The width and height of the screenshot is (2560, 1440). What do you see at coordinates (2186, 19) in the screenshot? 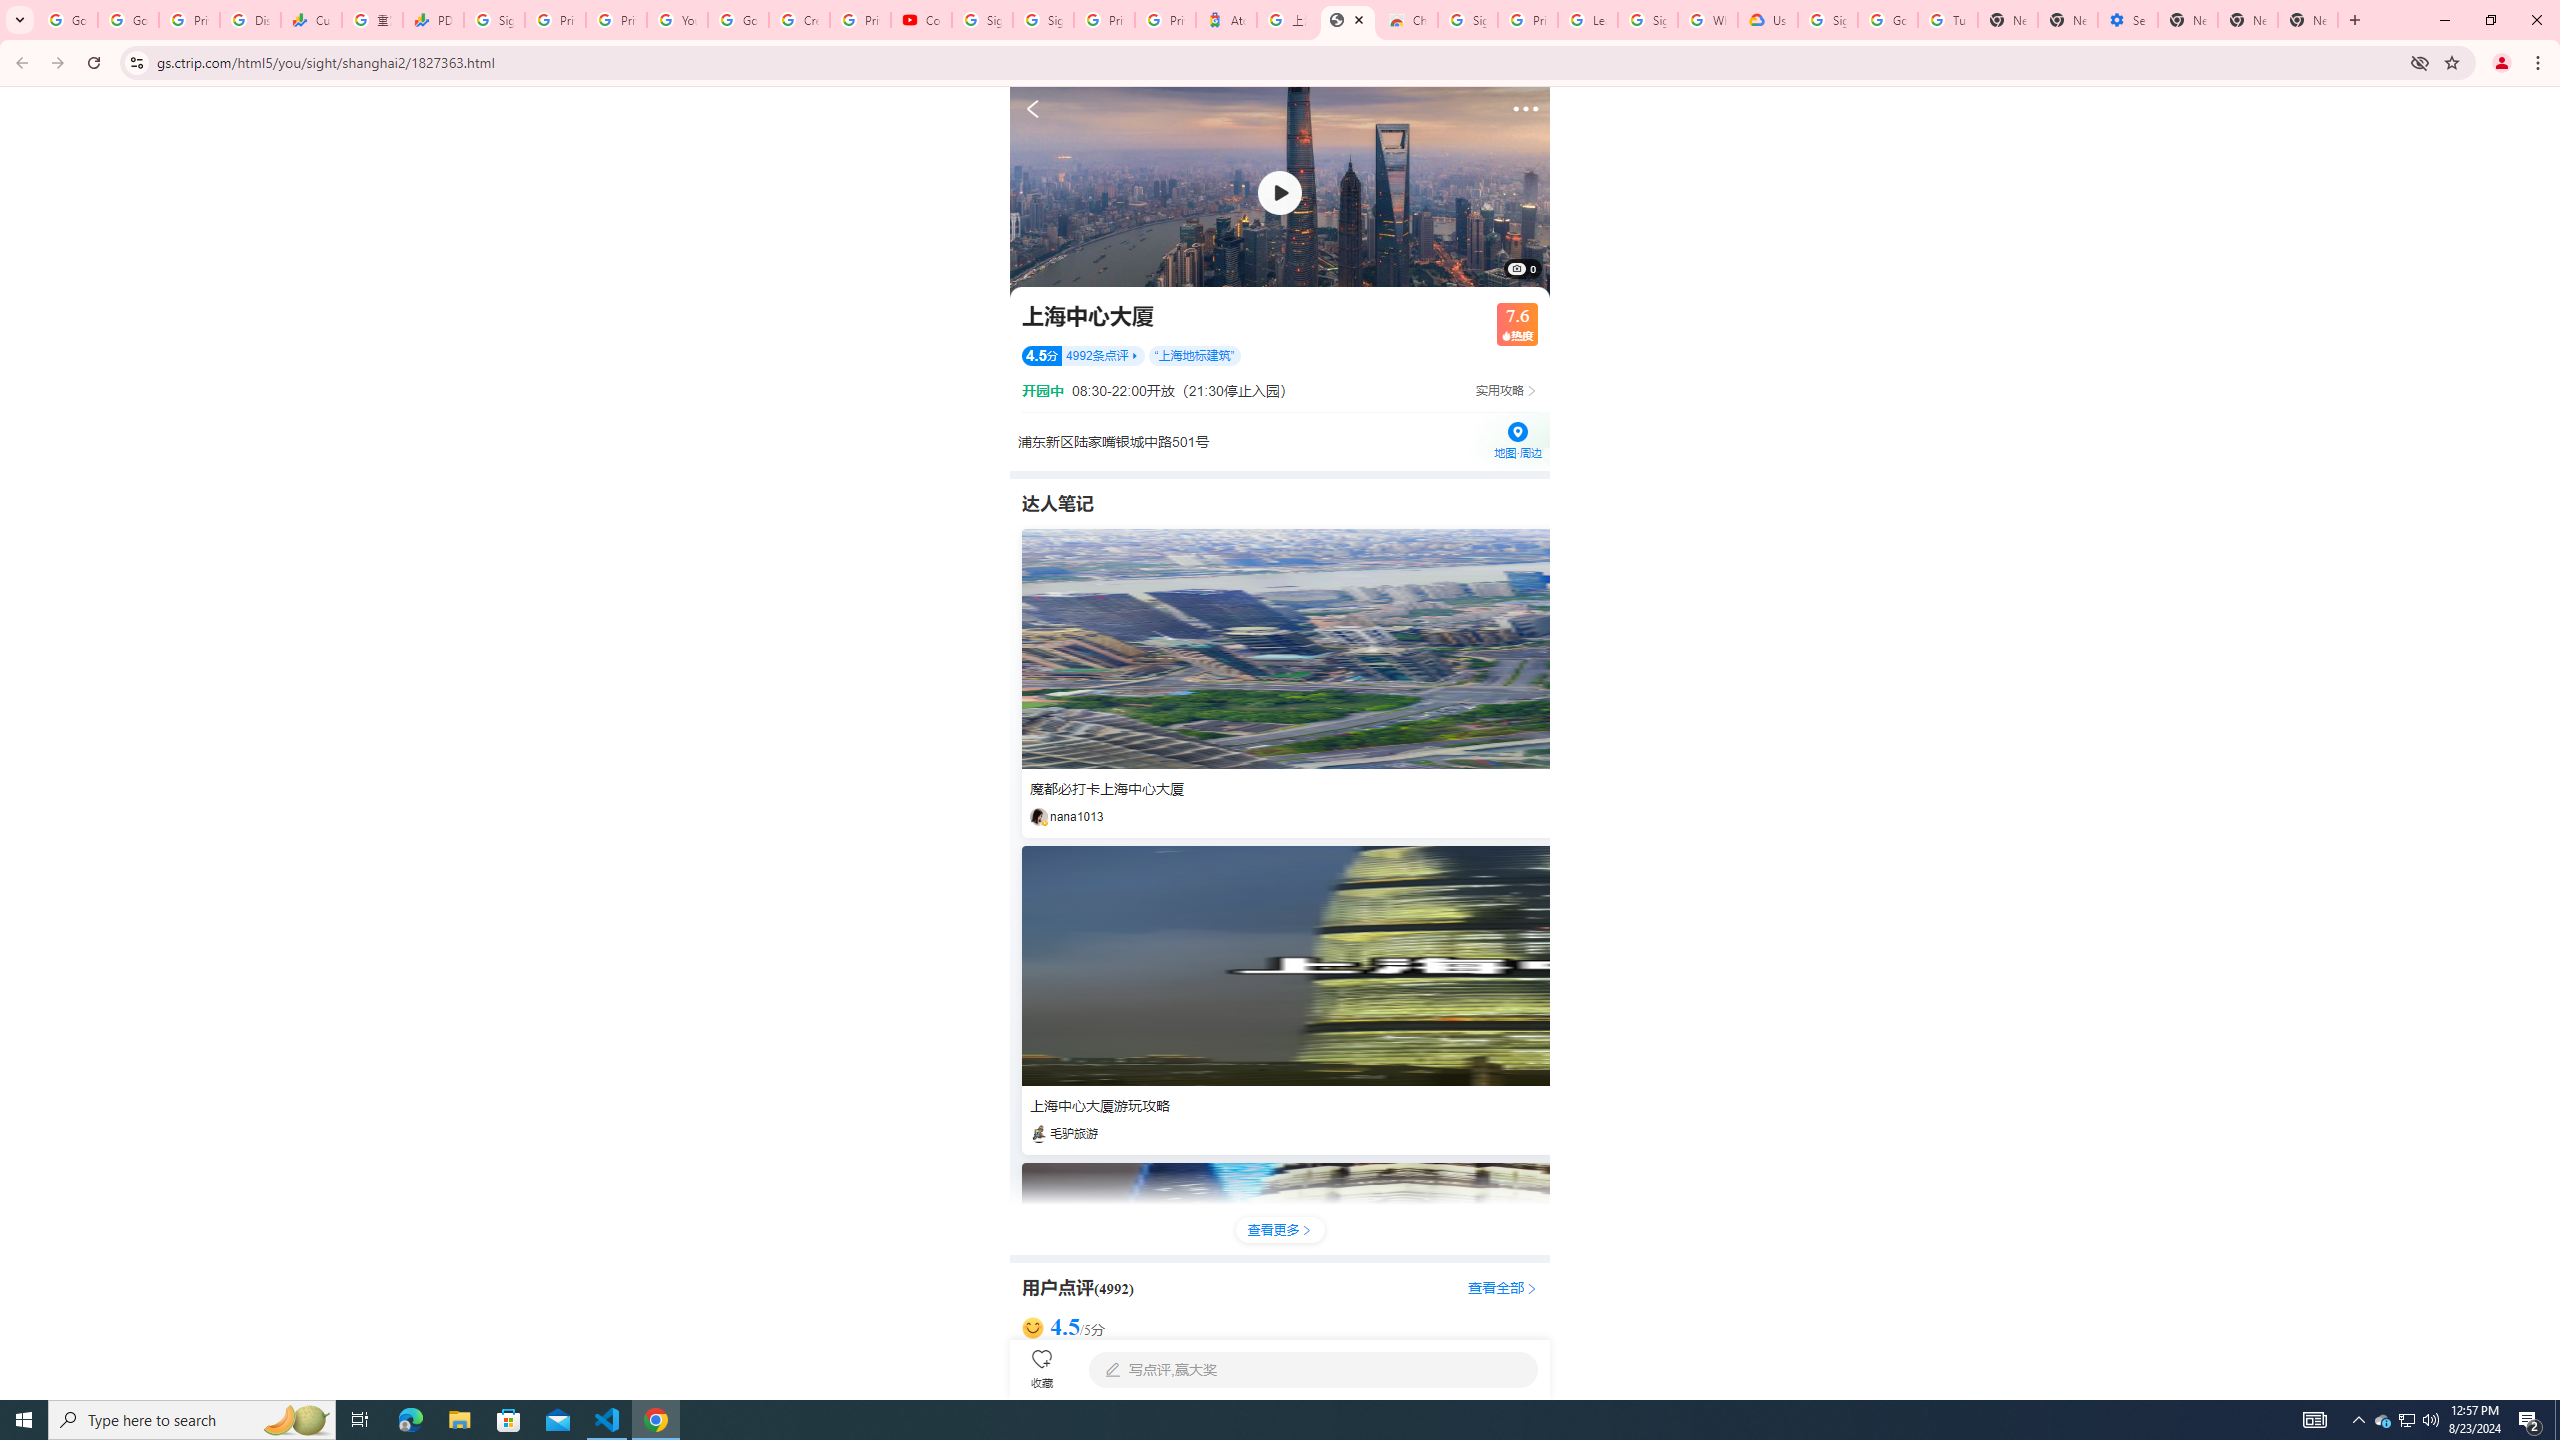
I see `'New Tab'` at bounding box center [2186, 19].